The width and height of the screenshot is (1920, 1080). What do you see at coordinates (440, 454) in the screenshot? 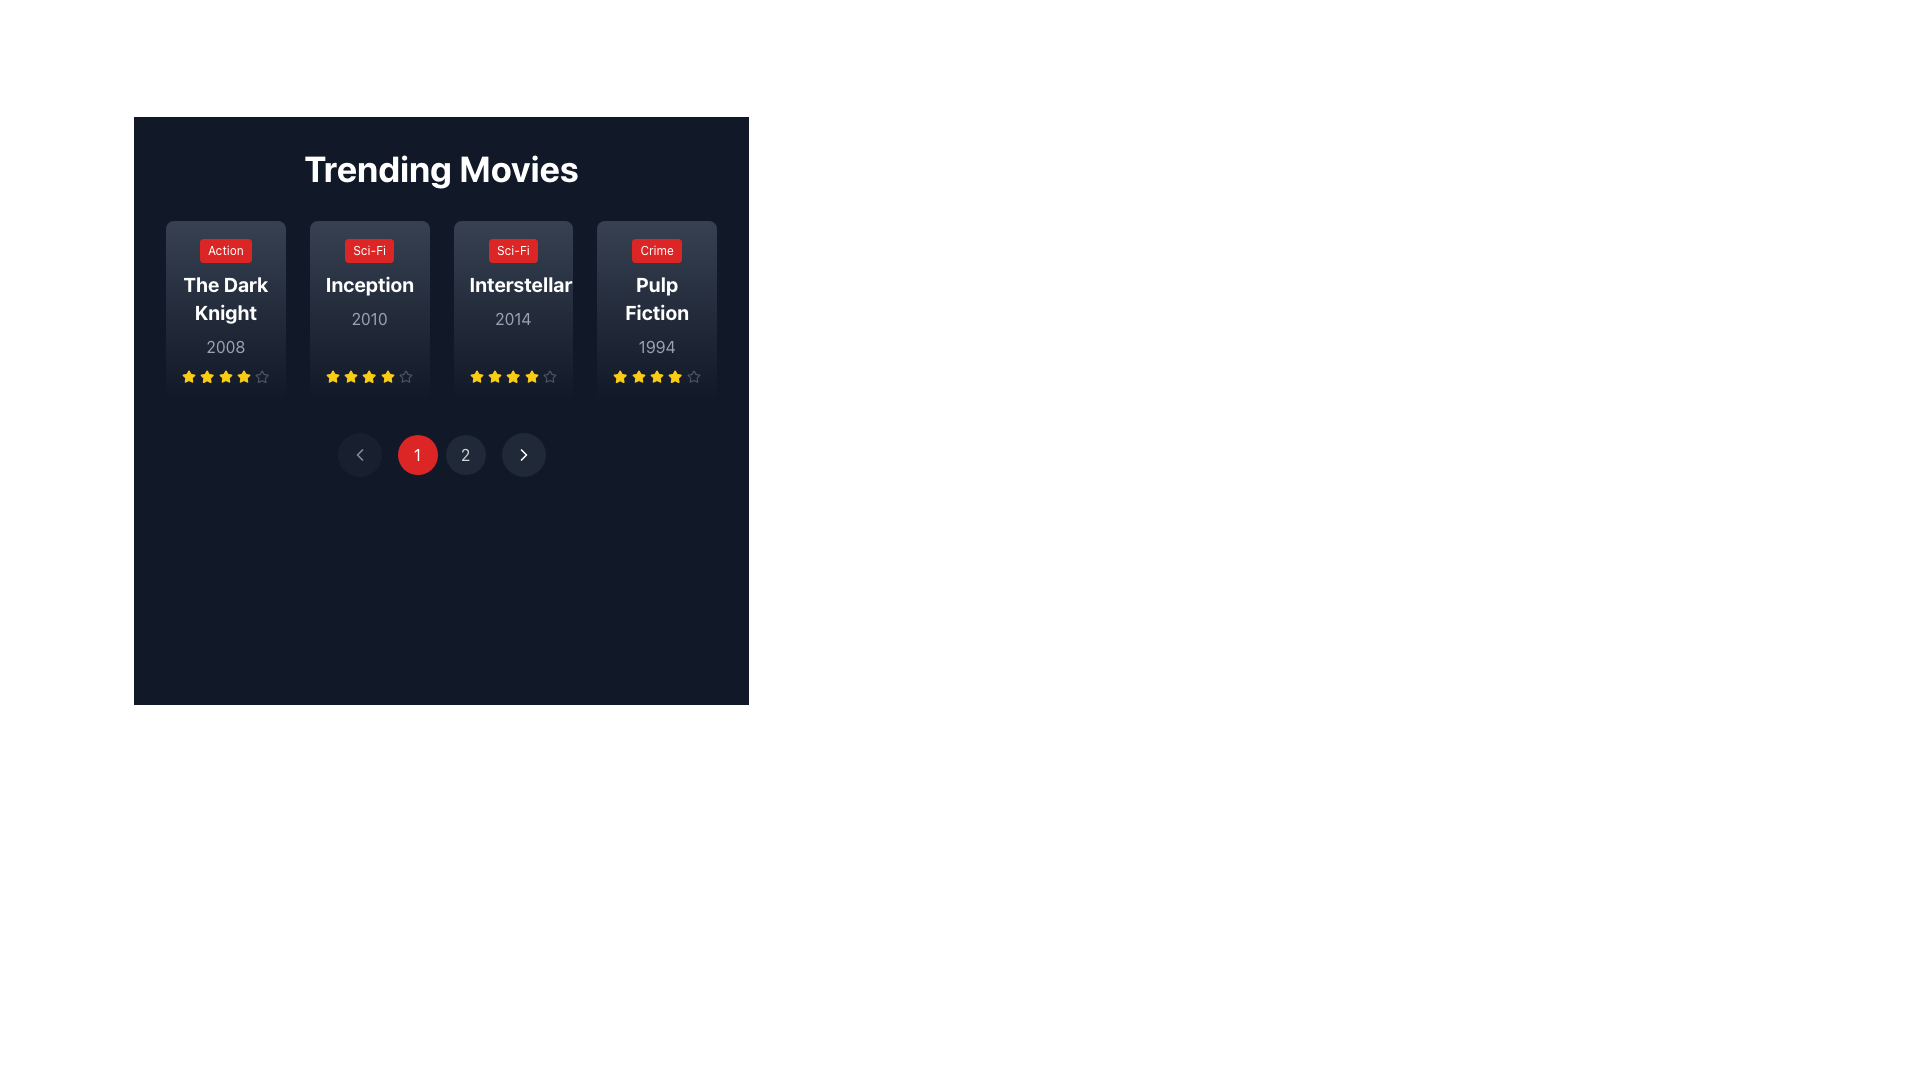
I see `the navigation button for the first page of displayed movies, located in the horizontal navigation bar beneath the movie cards` at bounding box center [440, 454].